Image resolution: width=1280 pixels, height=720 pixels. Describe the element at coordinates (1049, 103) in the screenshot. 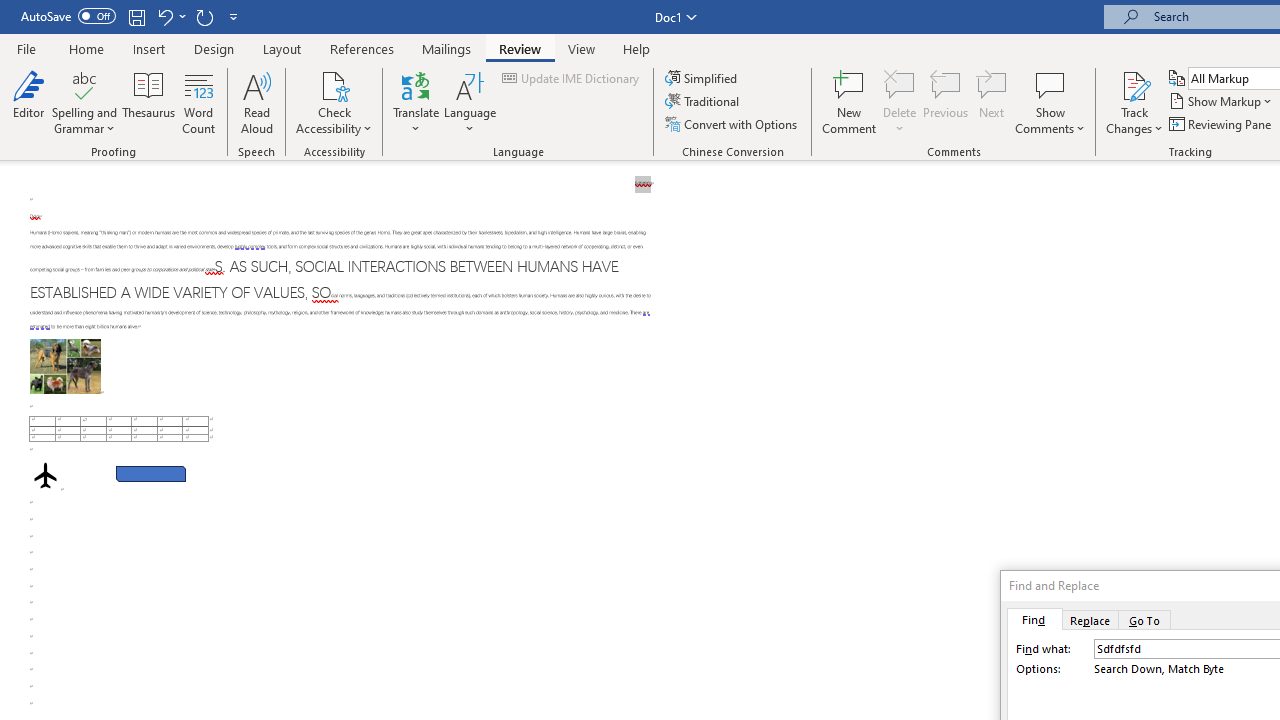

I see `'Show Comments'` at that location.